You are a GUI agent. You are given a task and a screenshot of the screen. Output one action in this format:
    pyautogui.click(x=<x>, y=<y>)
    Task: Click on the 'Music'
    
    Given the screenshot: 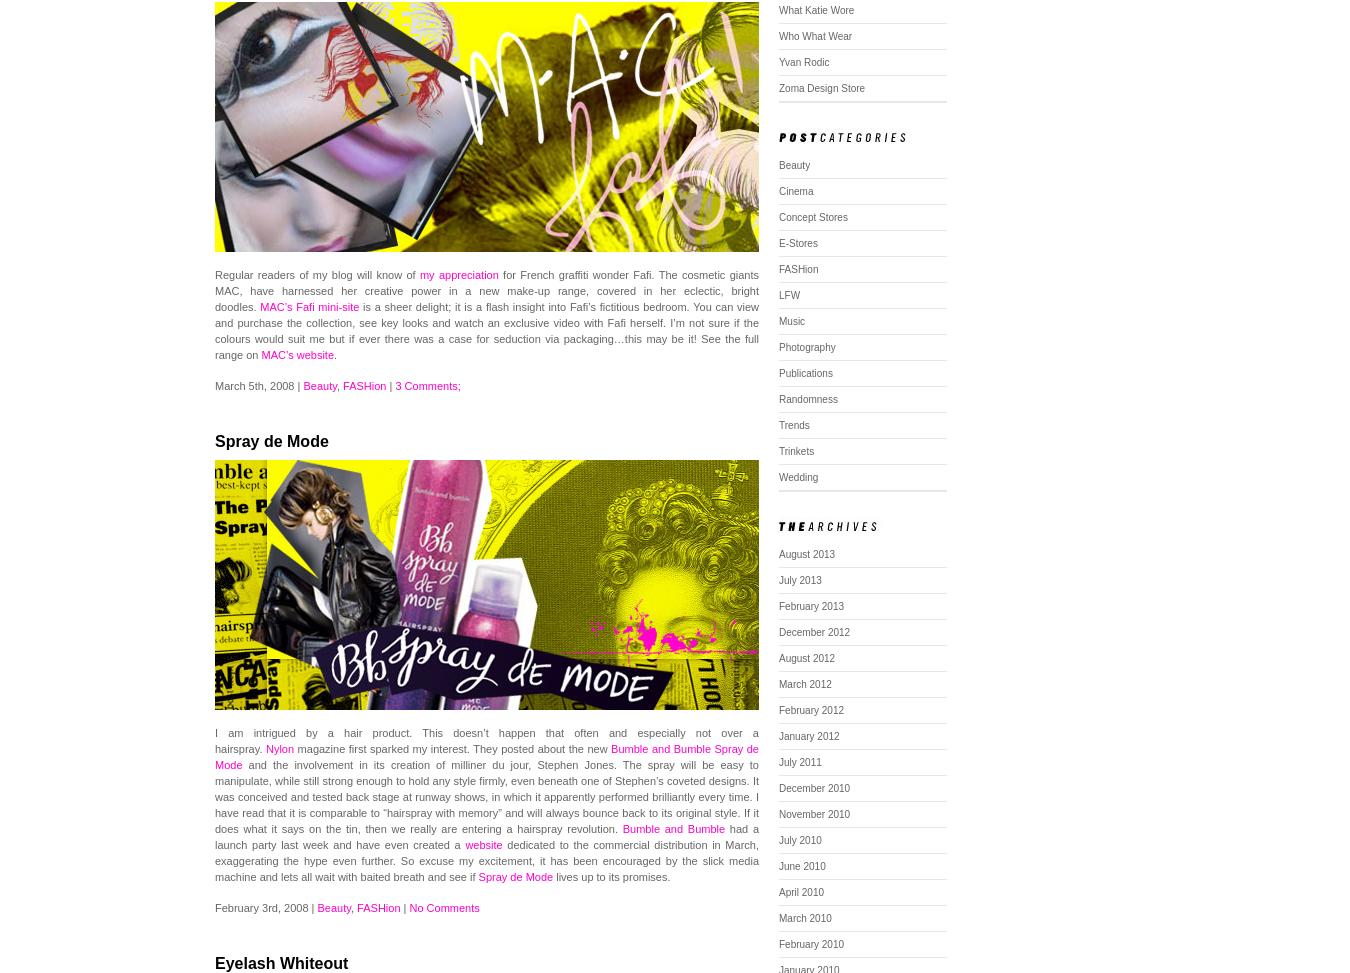 What is the action you would take?
    pyautogui.click(x=792, y=321)
    